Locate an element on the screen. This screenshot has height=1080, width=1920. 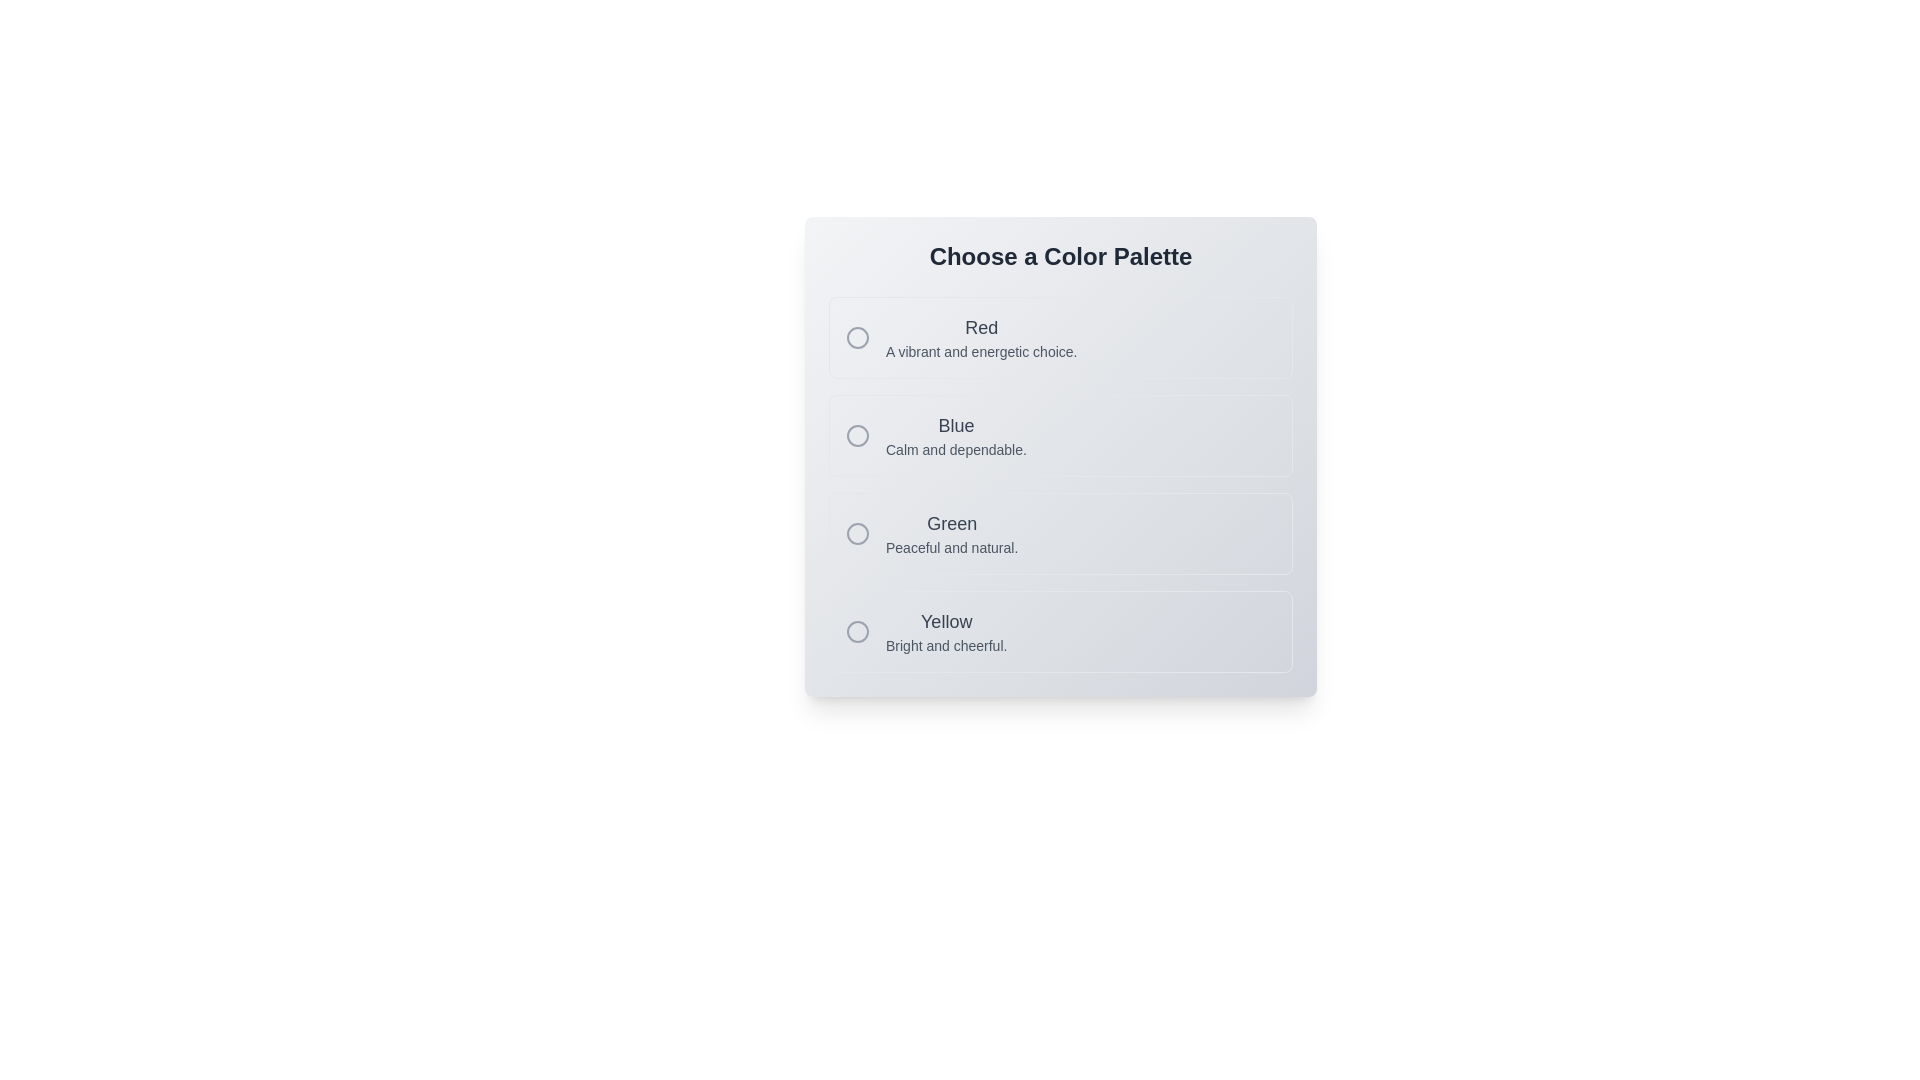
the 'Yellow' text label to focus on it, which serves as the title for the associated description in the interface is located at coordinates (945, 620).